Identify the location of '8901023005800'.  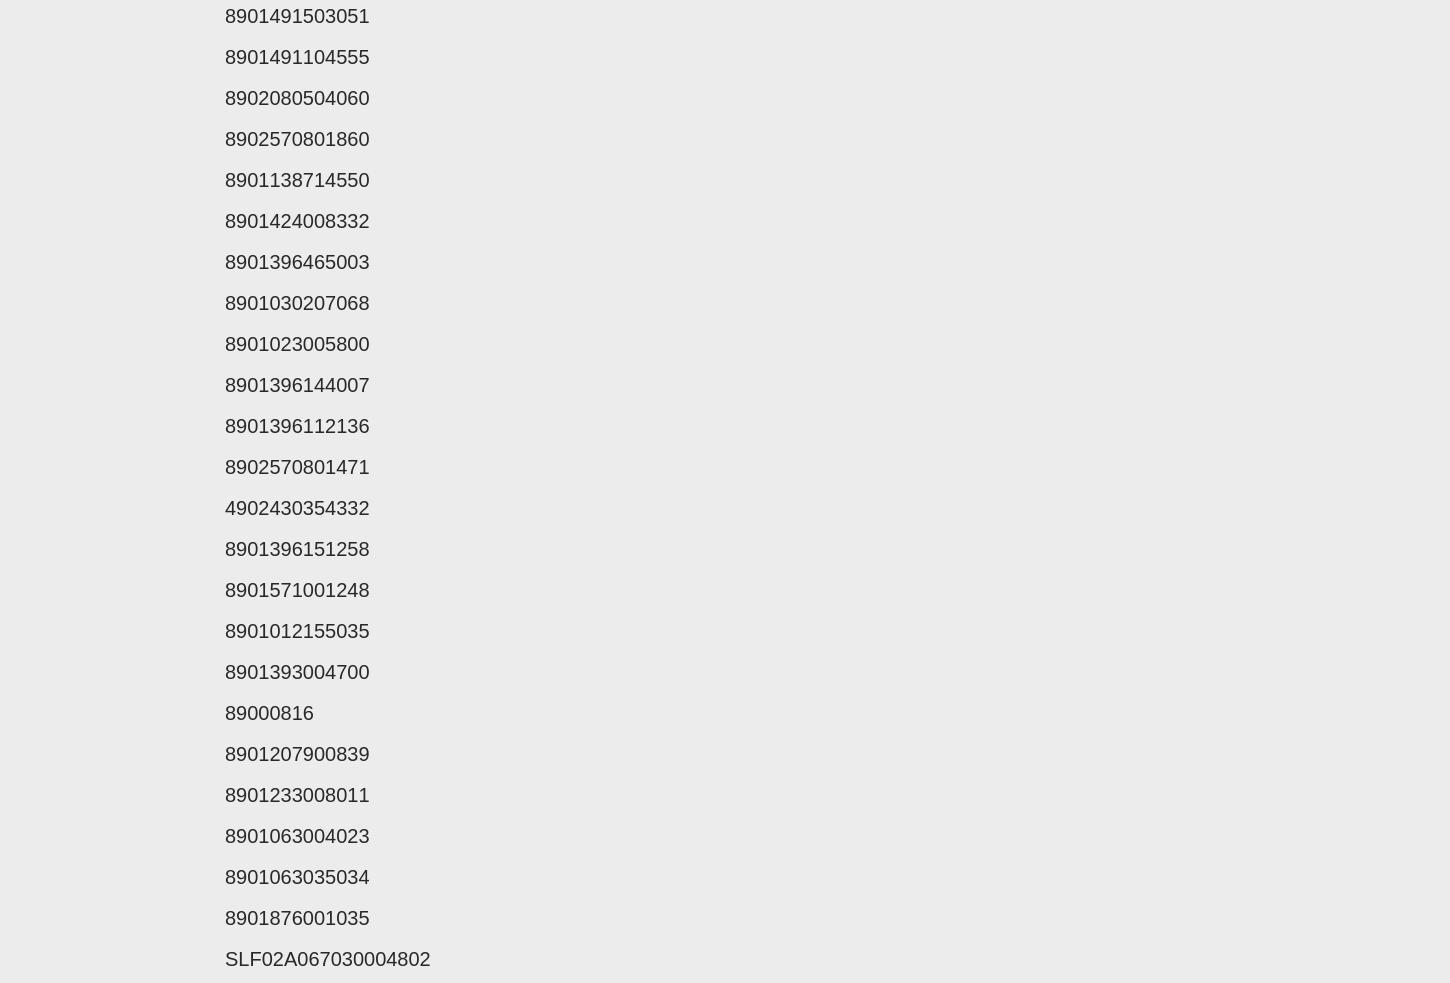
(296, 342).